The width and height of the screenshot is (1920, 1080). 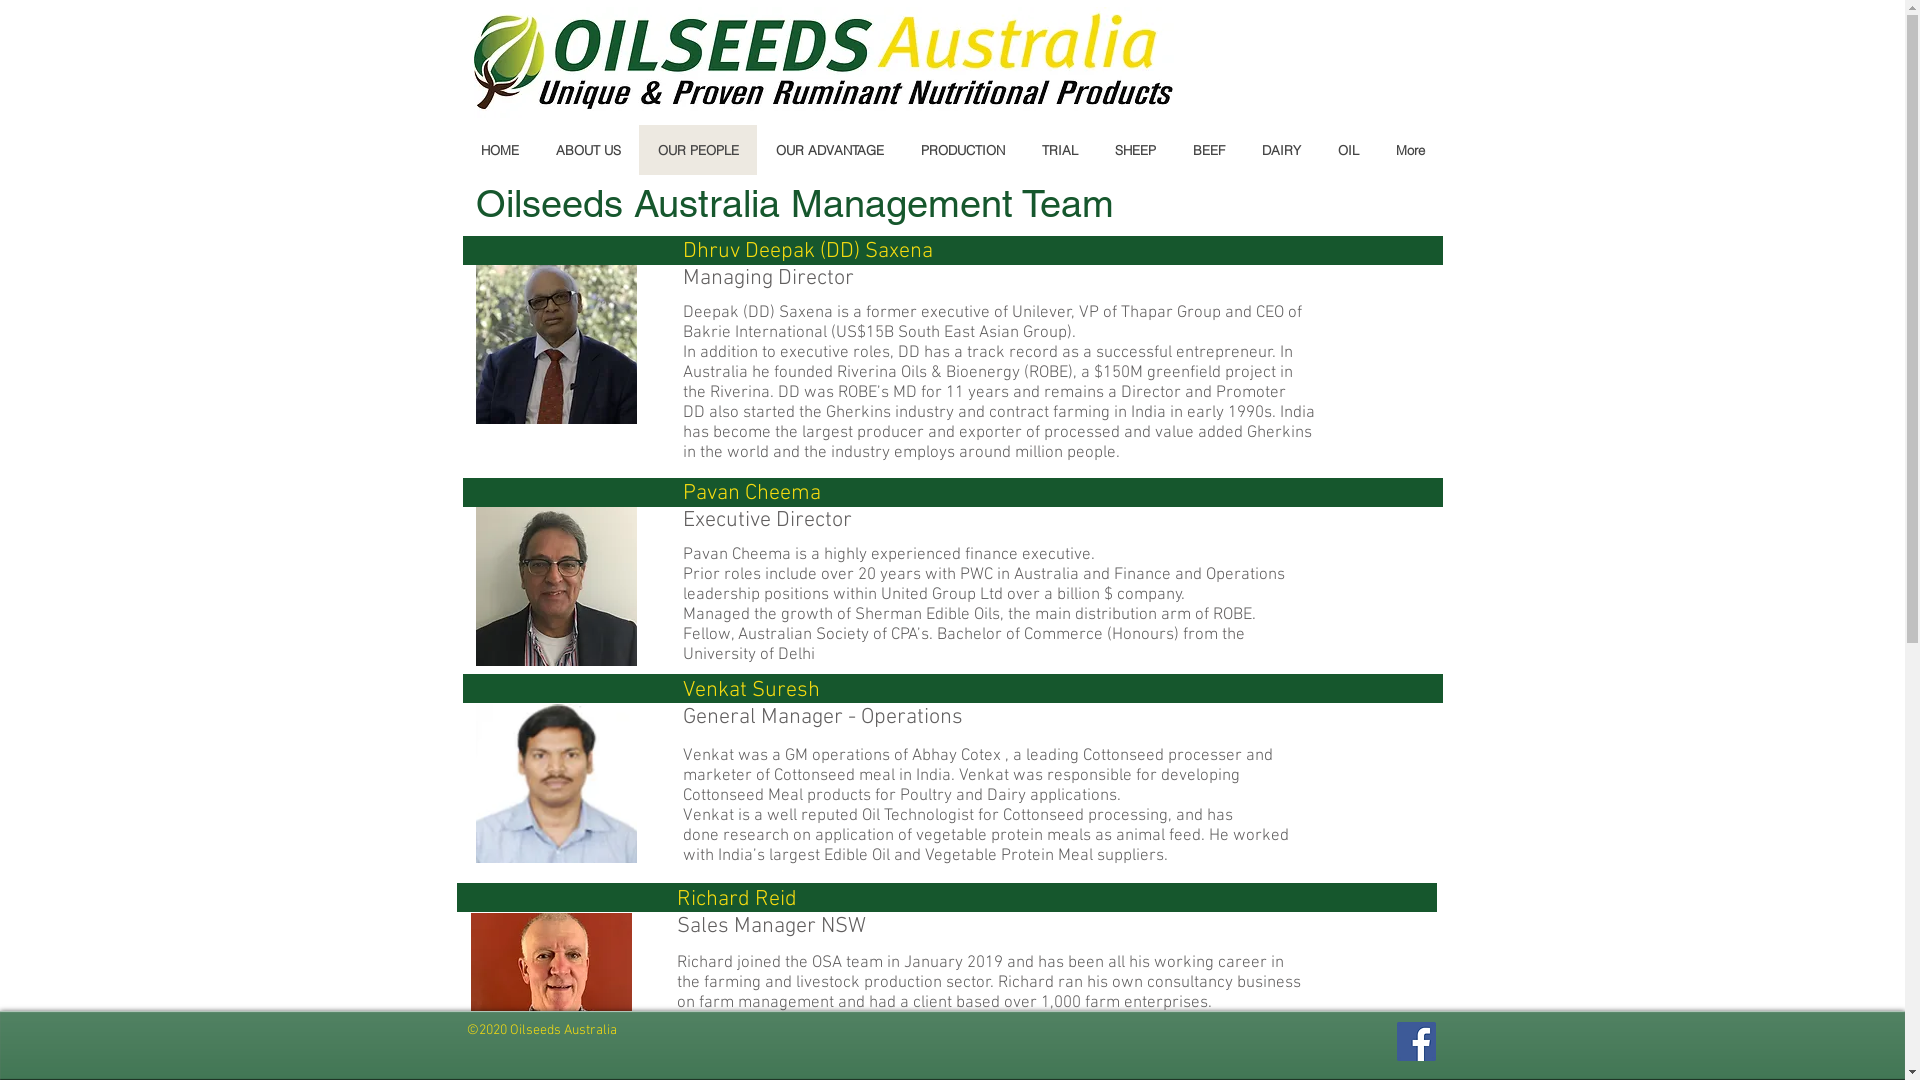 I want to click on 'OUR ADVANTAGE', so click(x=828, y=149).